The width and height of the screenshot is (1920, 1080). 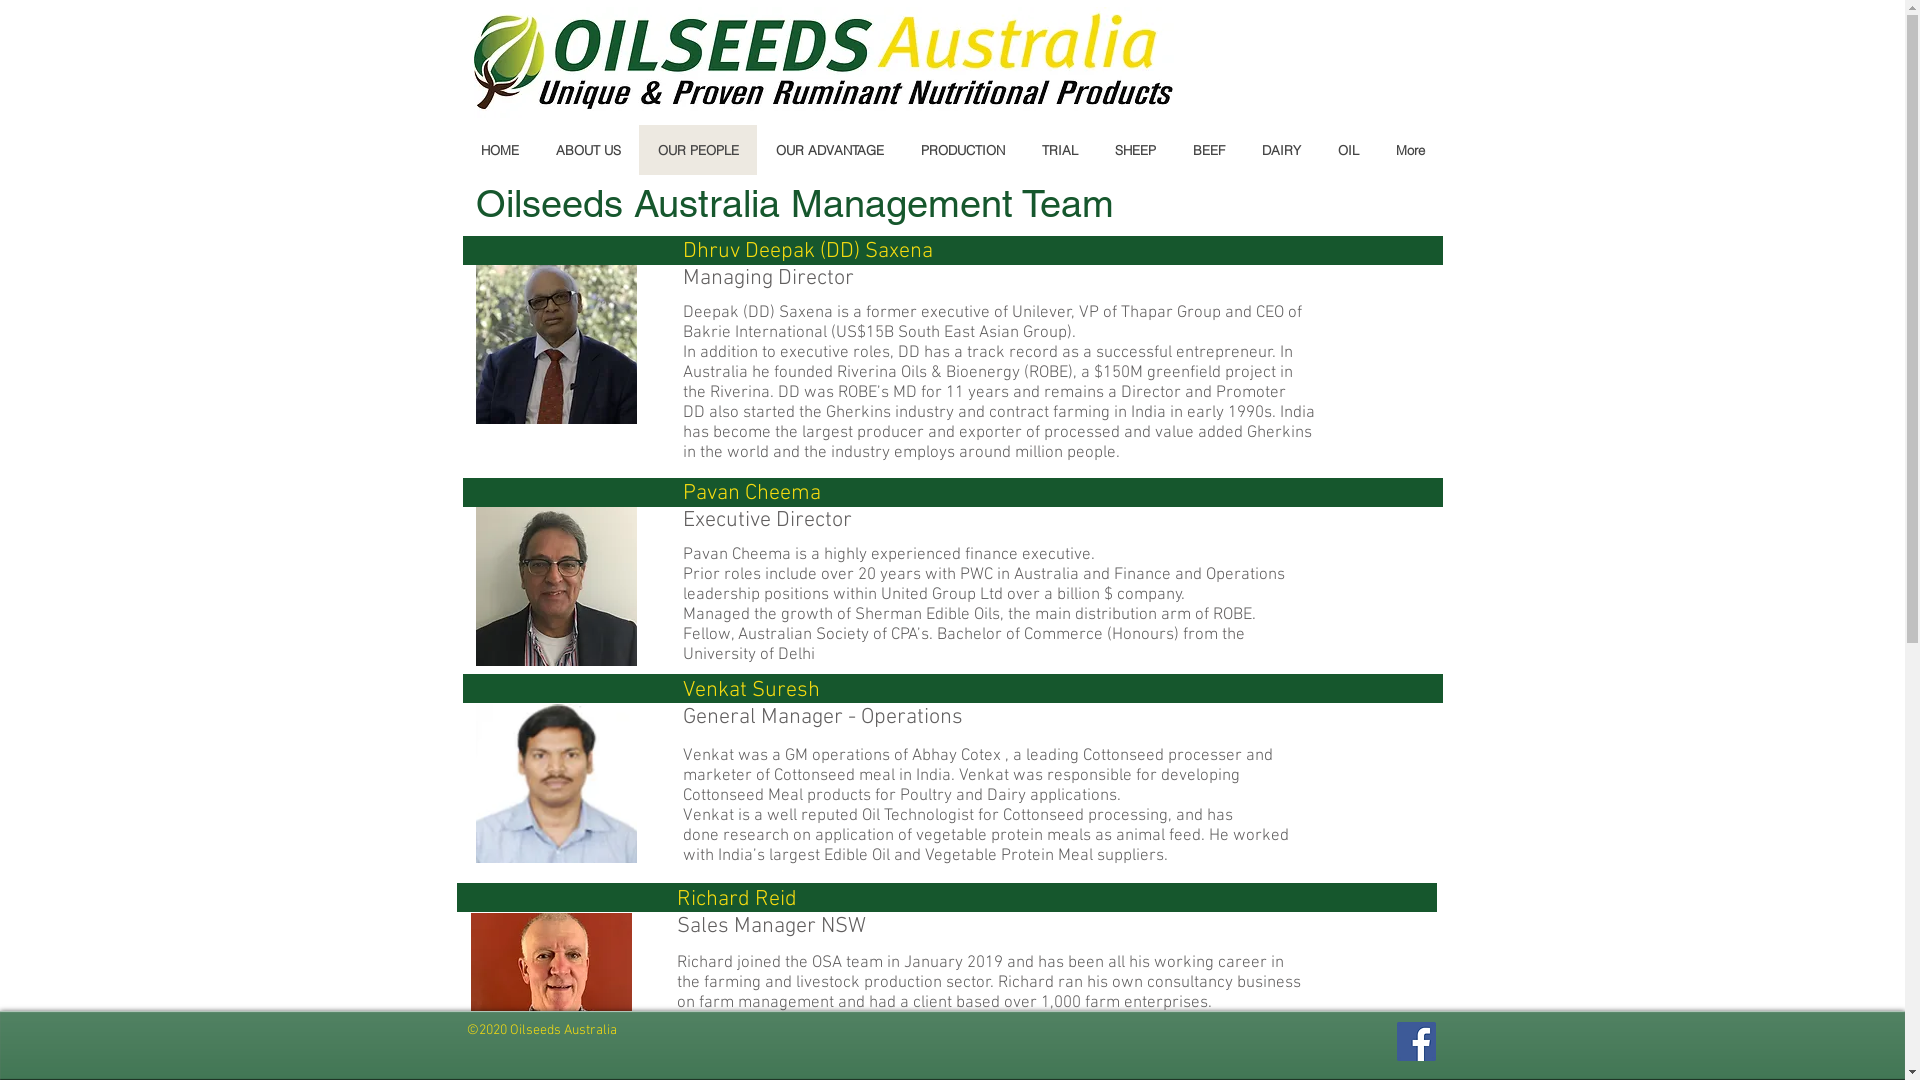 I want to click on 'OUR ADVANTAGE', so click(x=828, y=149).